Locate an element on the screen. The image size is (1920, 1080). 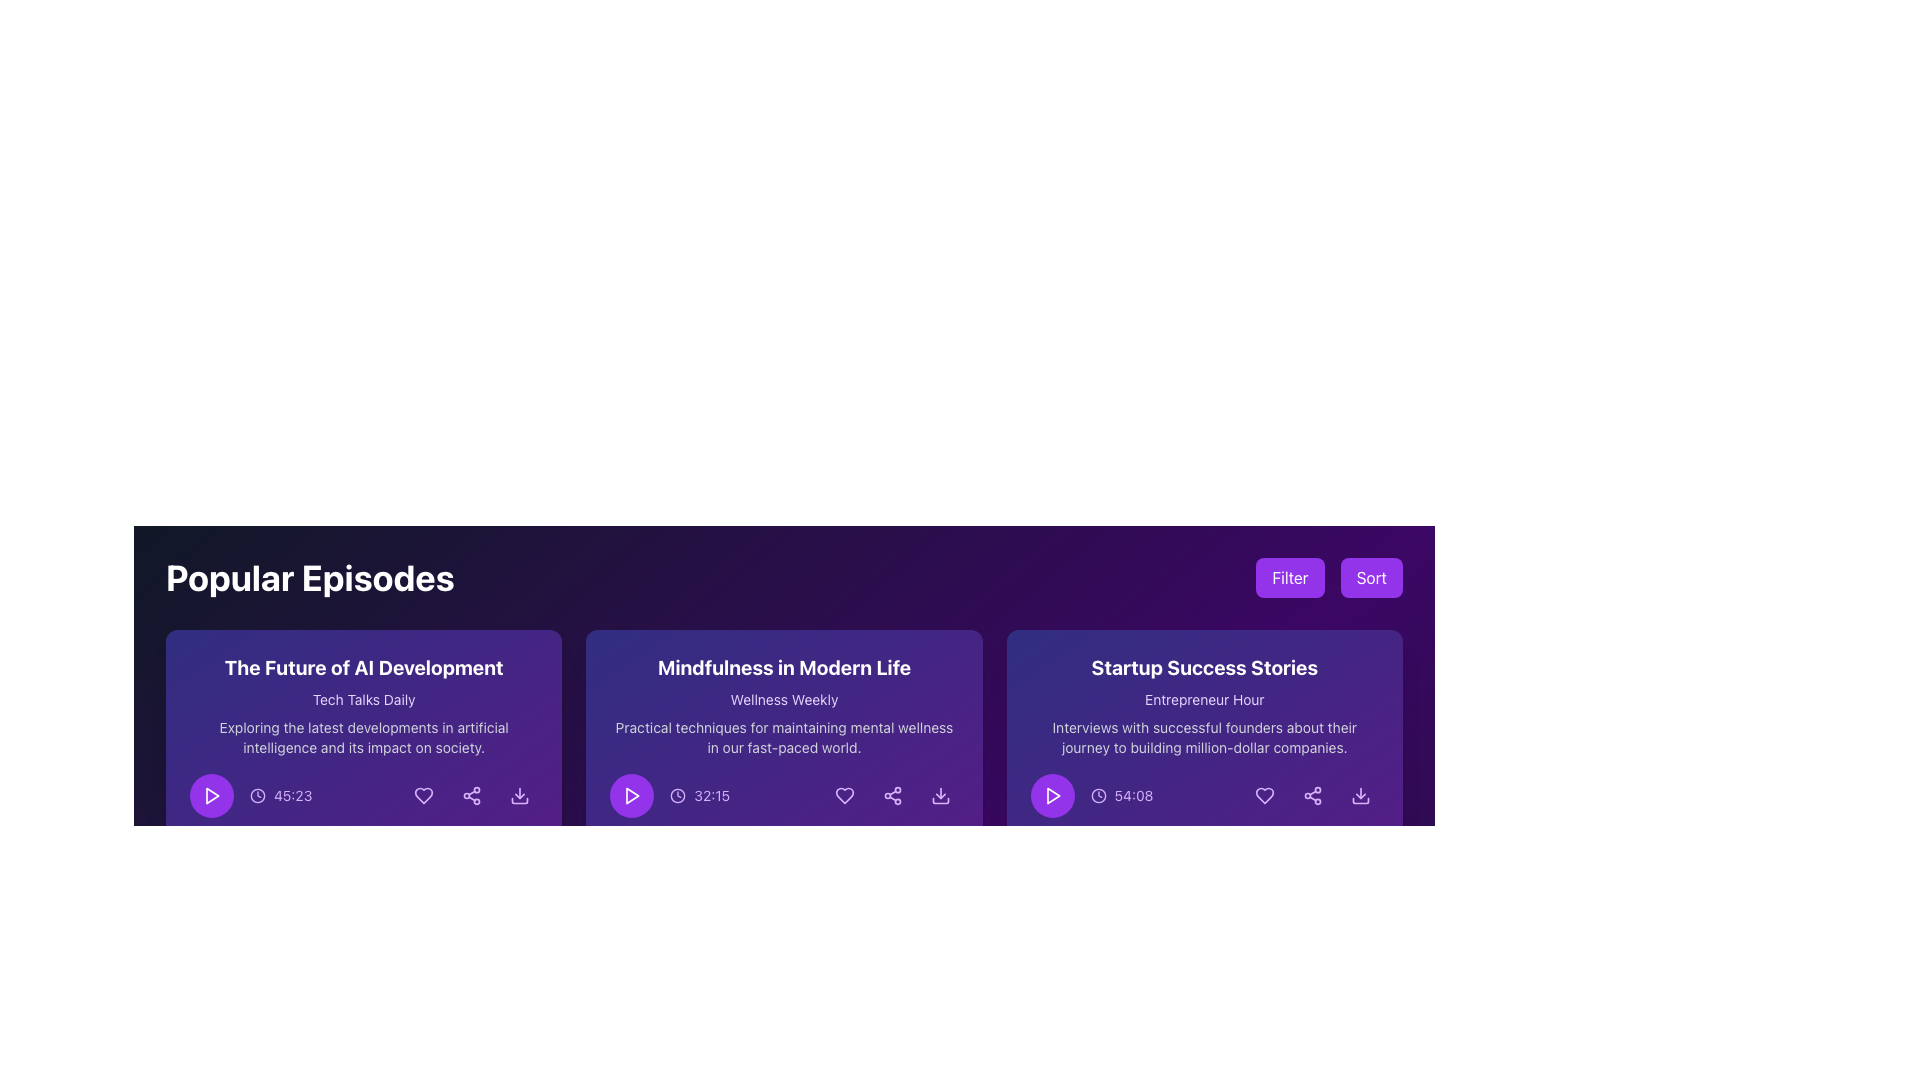
the Label/Text with Icon displaying the duration of the episode located in the bottom left of the first card under the 'Popular Episodes' section, immediately to the right of the play button is located at coordinates (250, 794).